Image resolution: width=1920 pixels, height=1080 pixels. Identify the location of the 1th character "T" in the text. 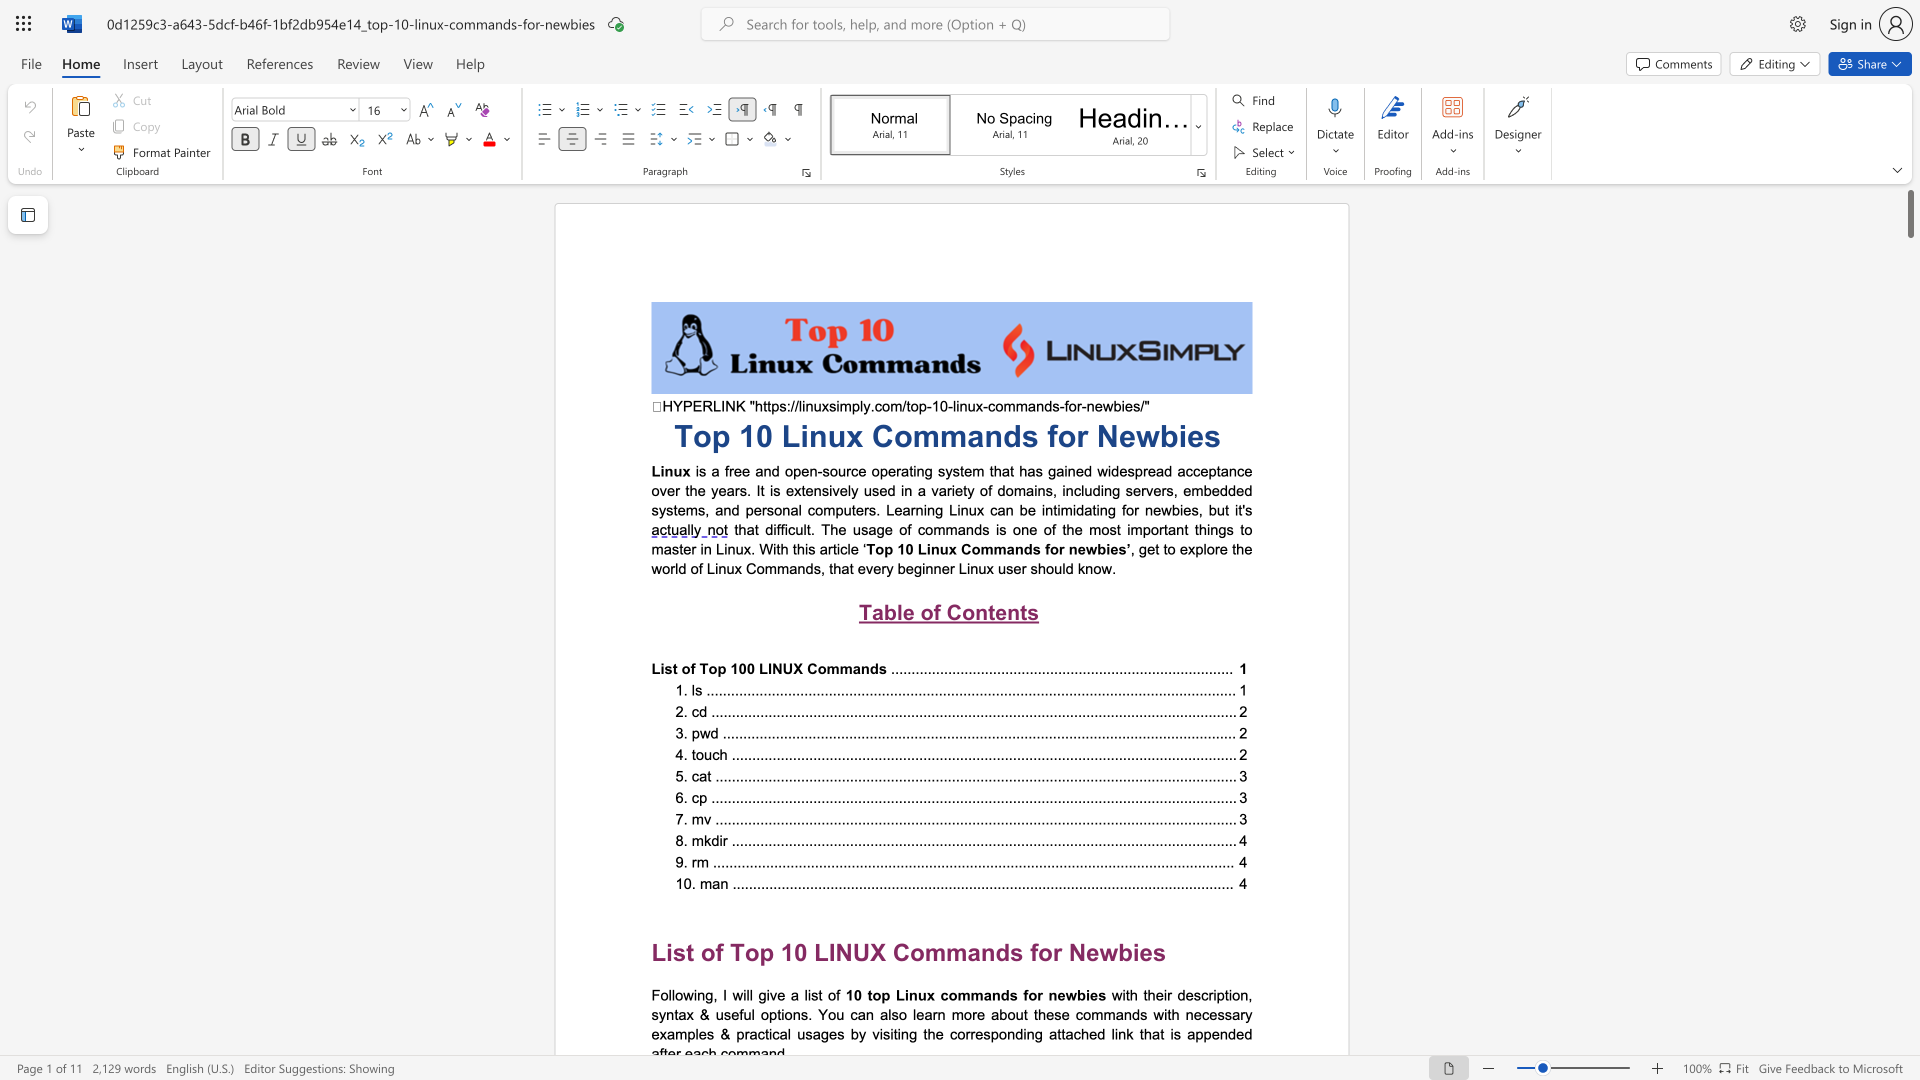
(736, 951).